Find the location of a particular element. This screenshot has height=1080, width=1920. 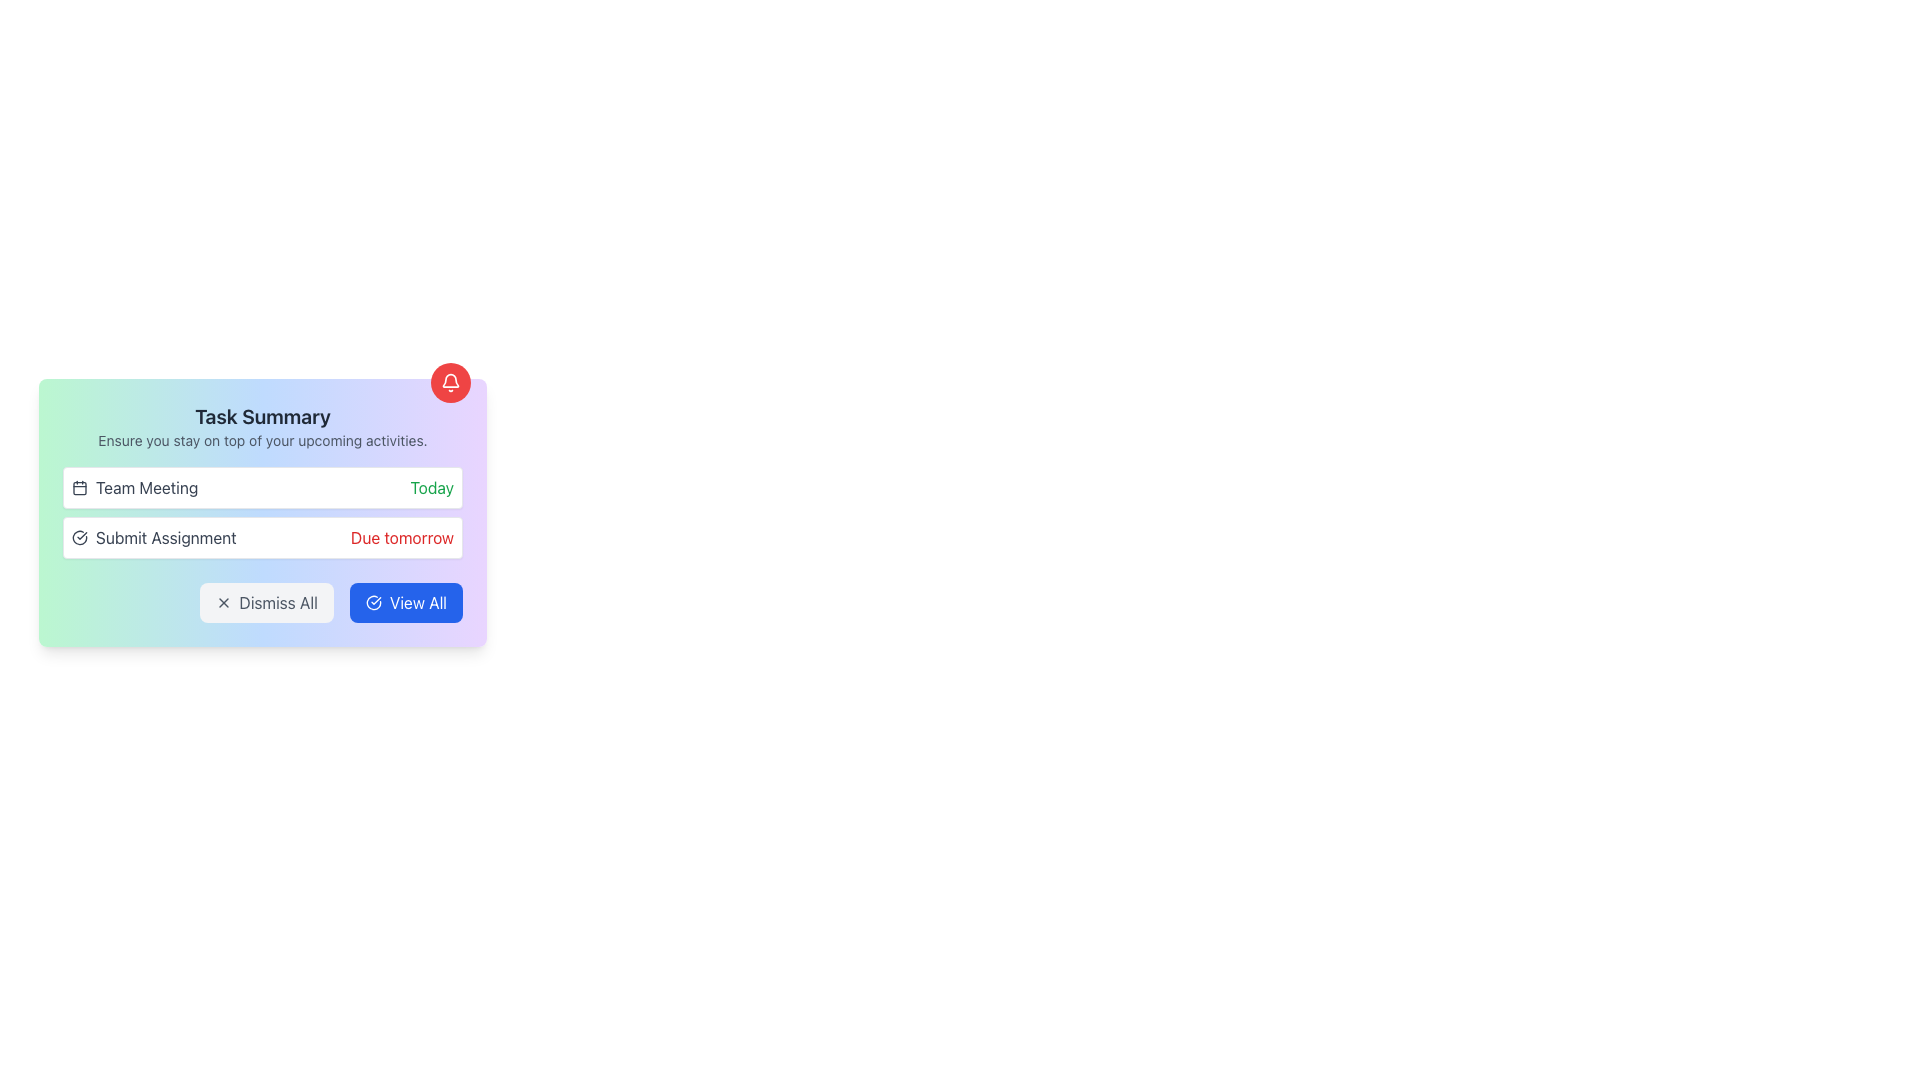

the dismiss button located in the bottom section of the card layout is located at coordinates (265, 601).